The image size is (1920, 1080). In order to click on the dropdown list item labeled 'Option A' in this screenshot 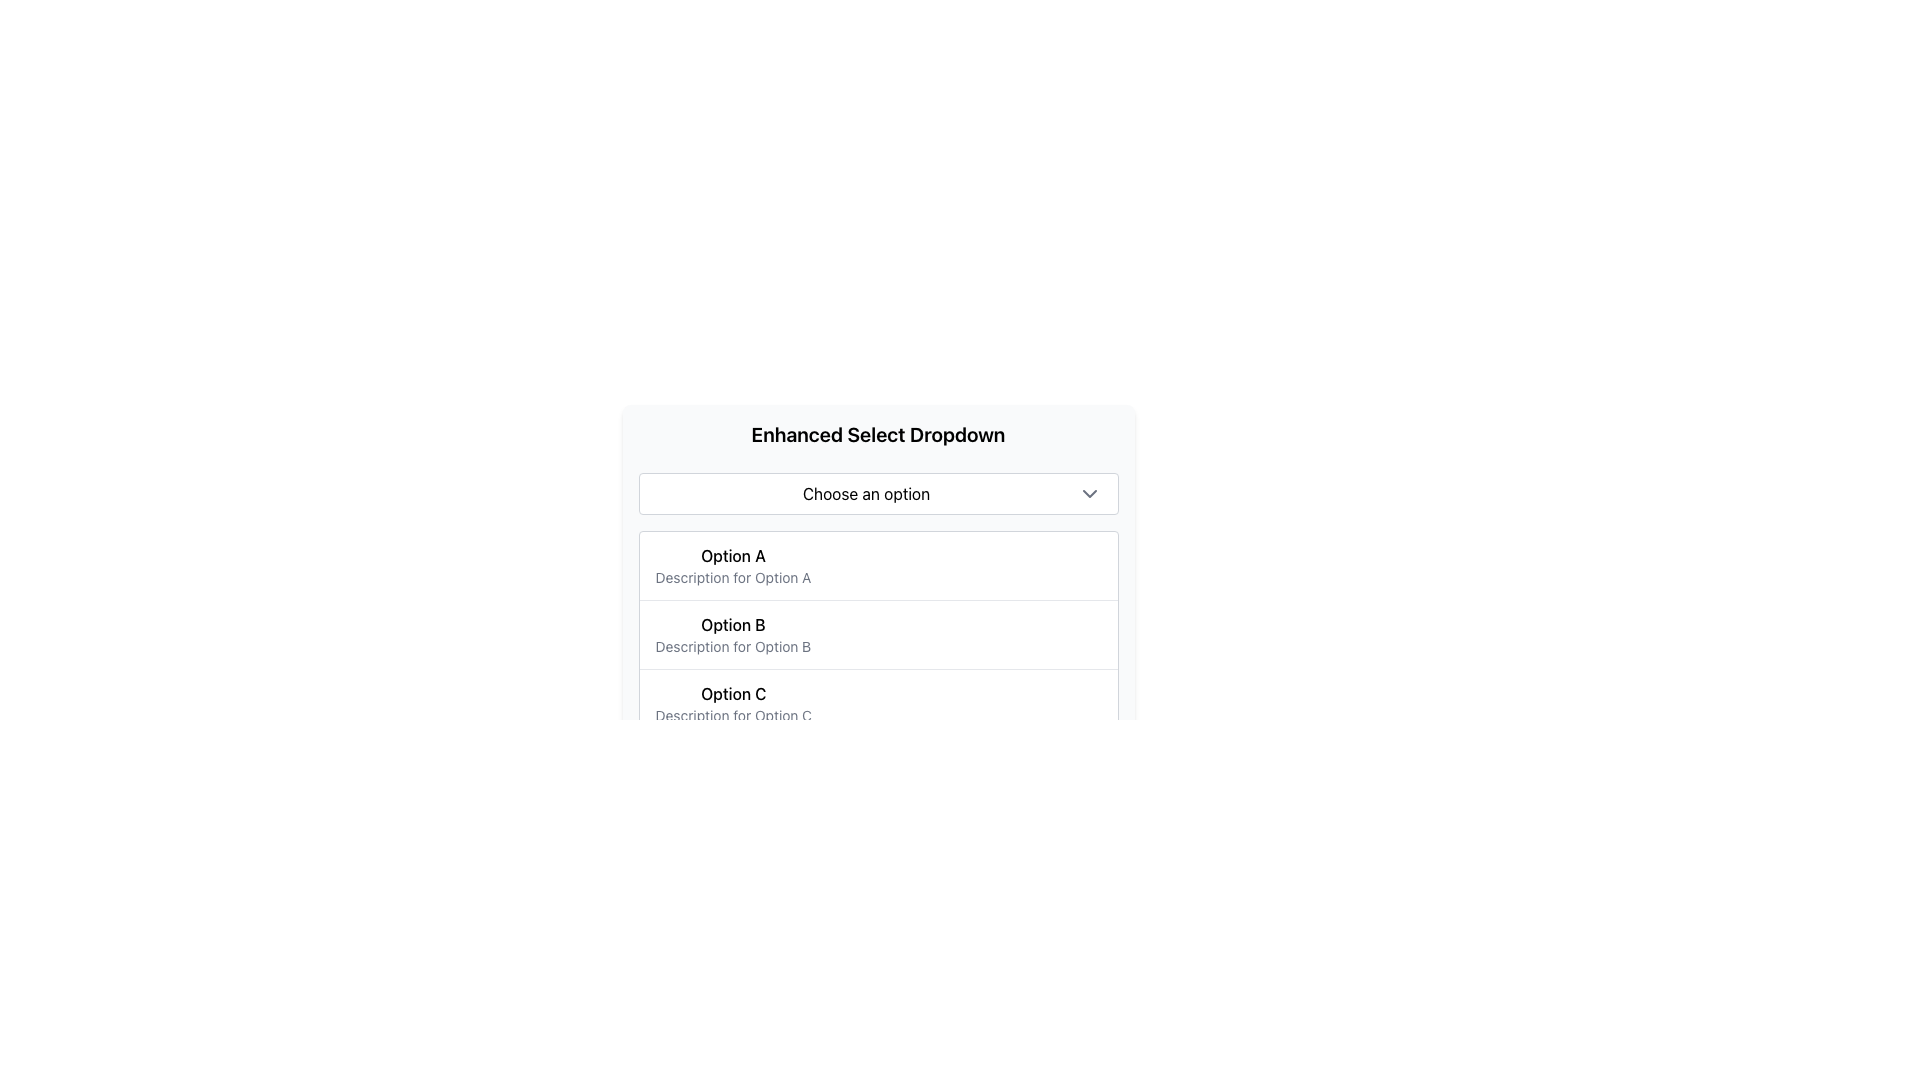, I will do `click(878, 566)`.